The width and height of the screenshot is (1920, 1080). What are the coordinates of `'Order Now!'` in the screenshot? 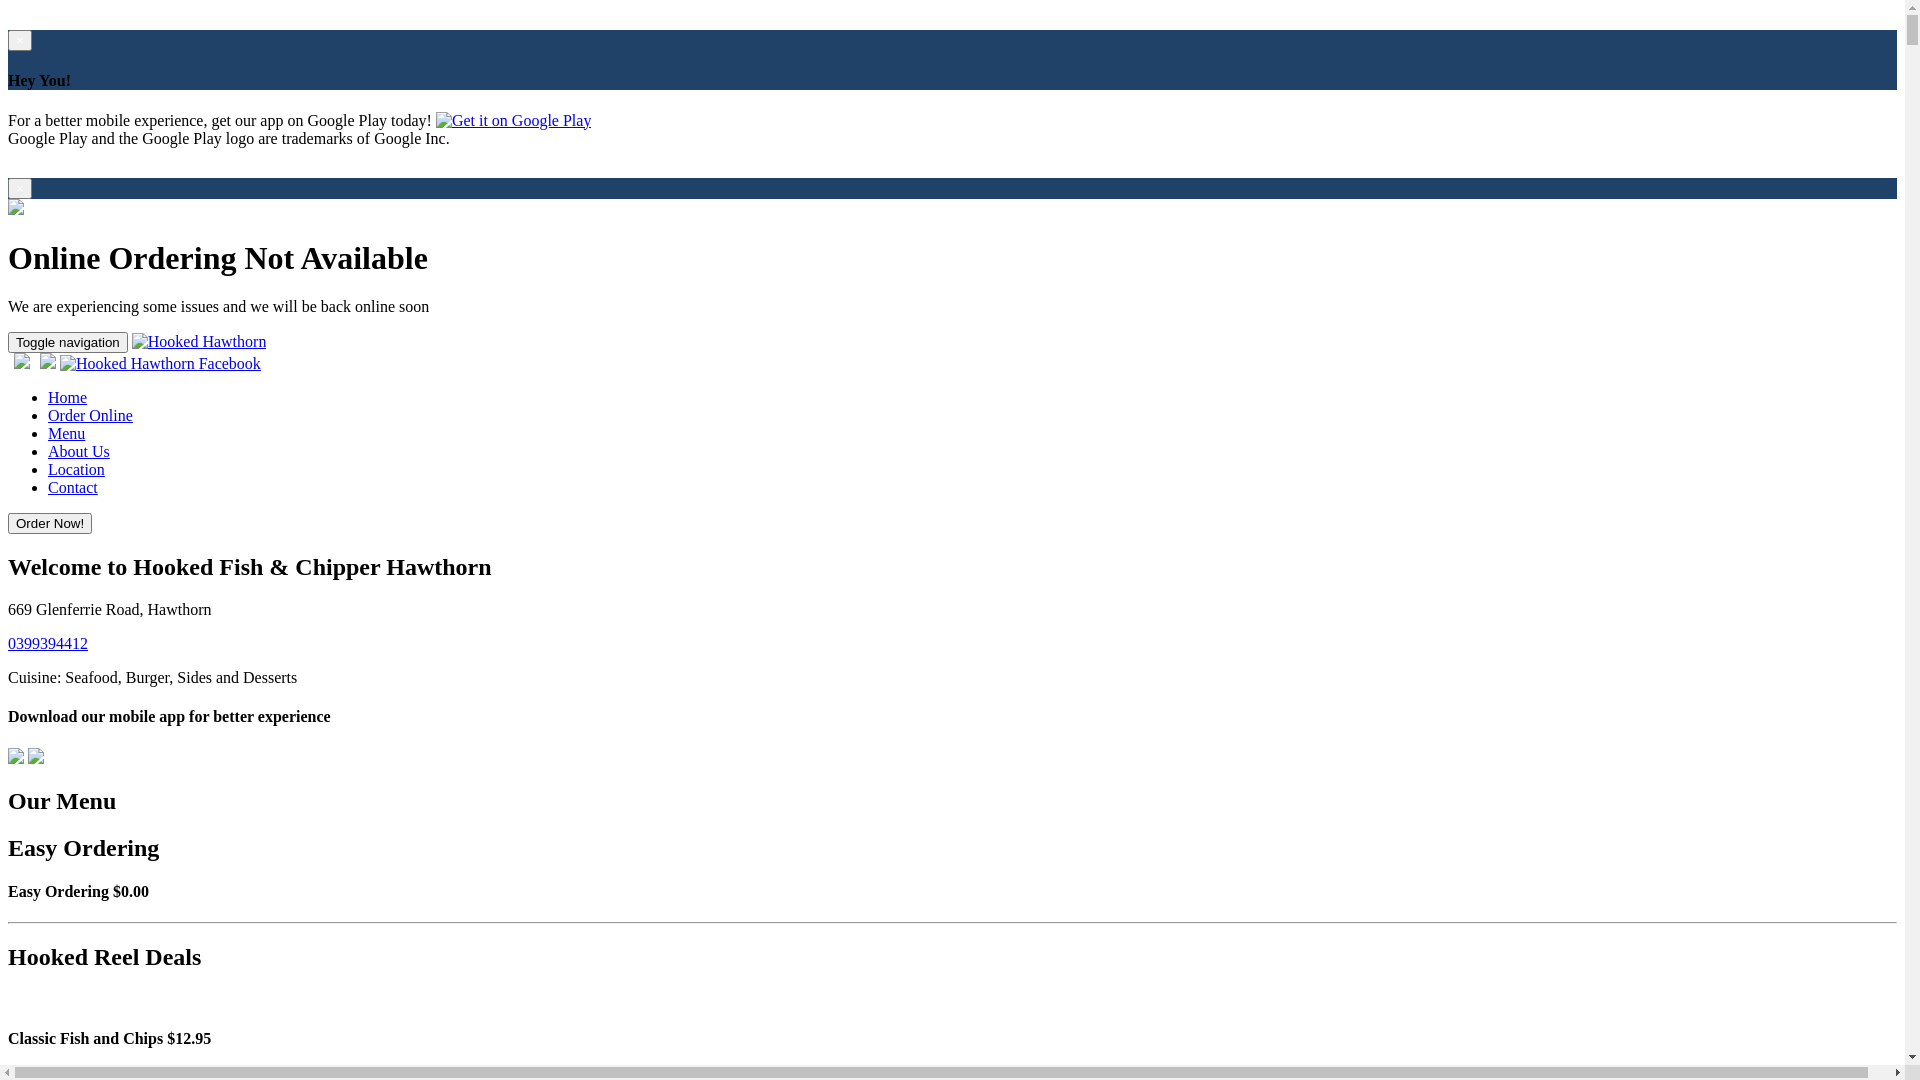 It's located at (49, 522).